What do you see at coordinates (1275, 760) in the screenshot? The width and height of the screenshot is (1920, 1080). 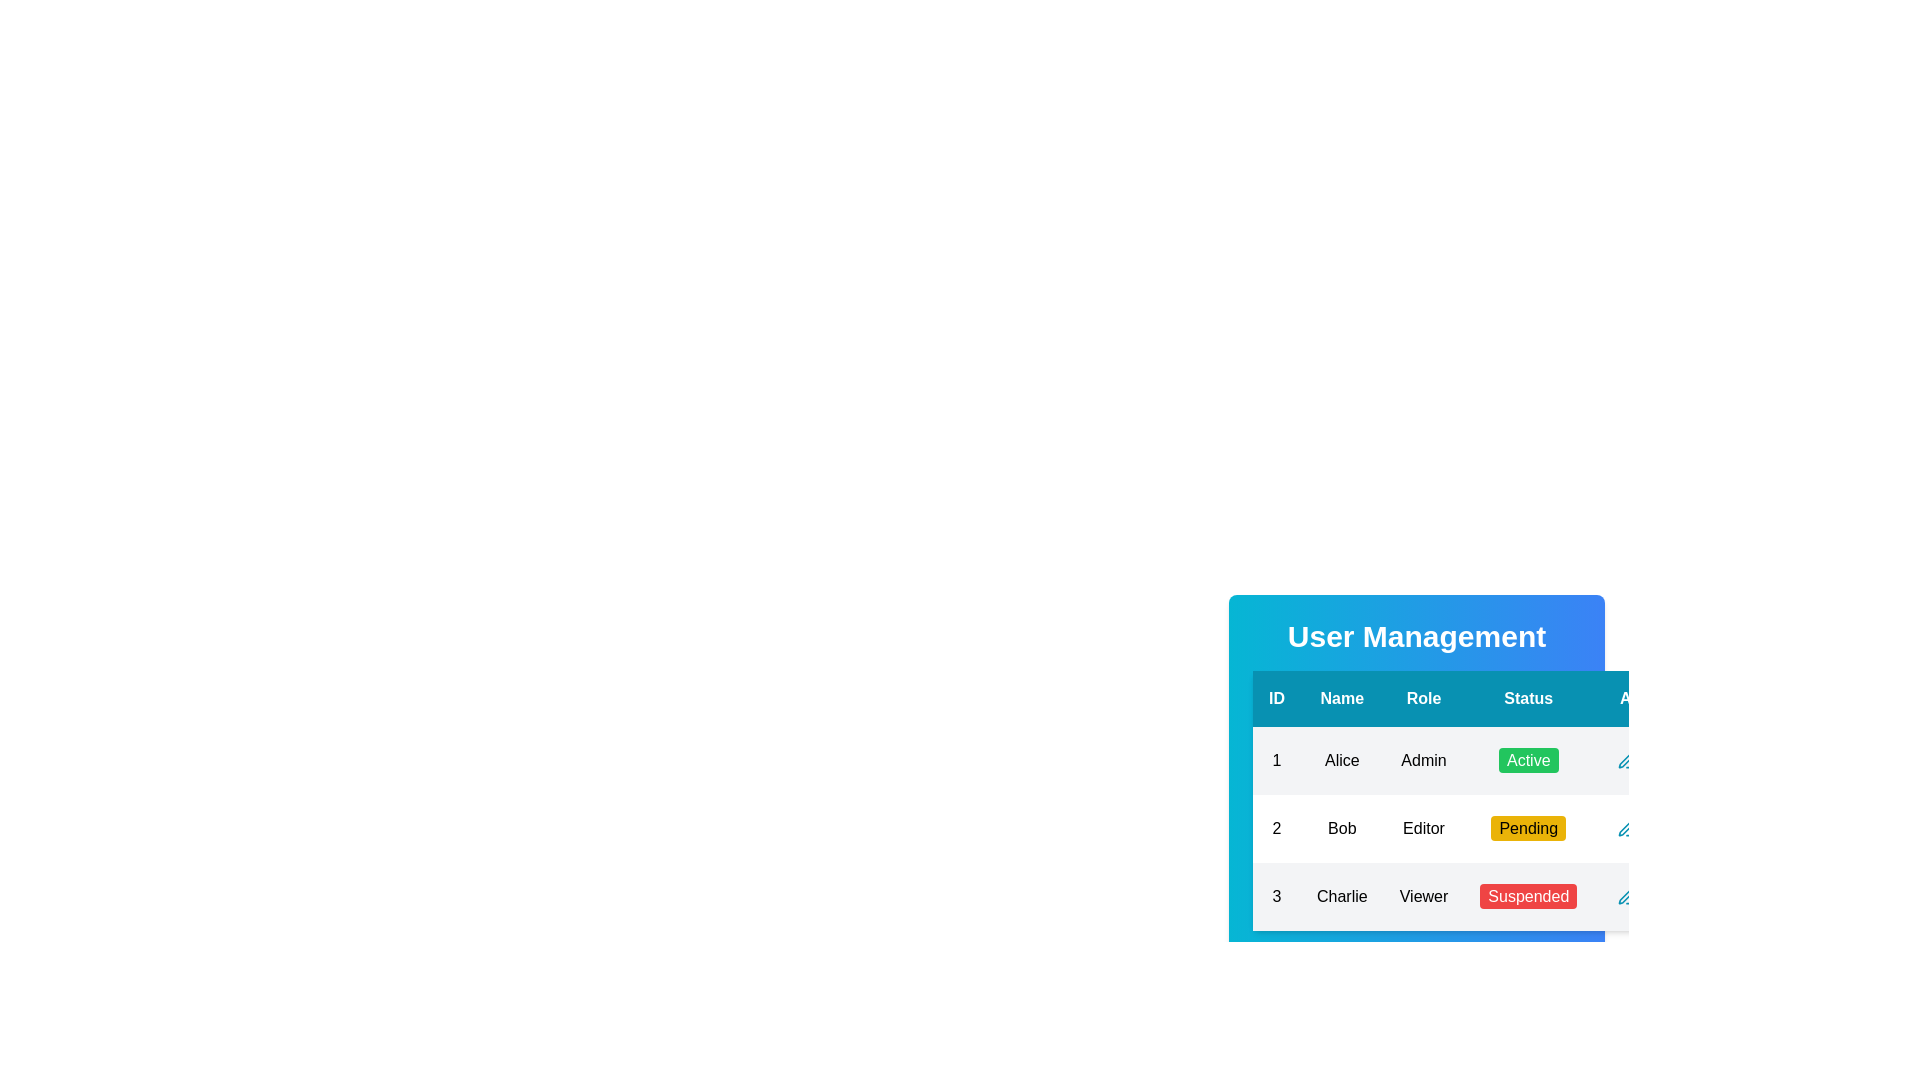 I see `the content of the static text label displaying the number '1', which is located in the first column of the first row in the 'User Management' grid` at bounding box center [1275, 760].